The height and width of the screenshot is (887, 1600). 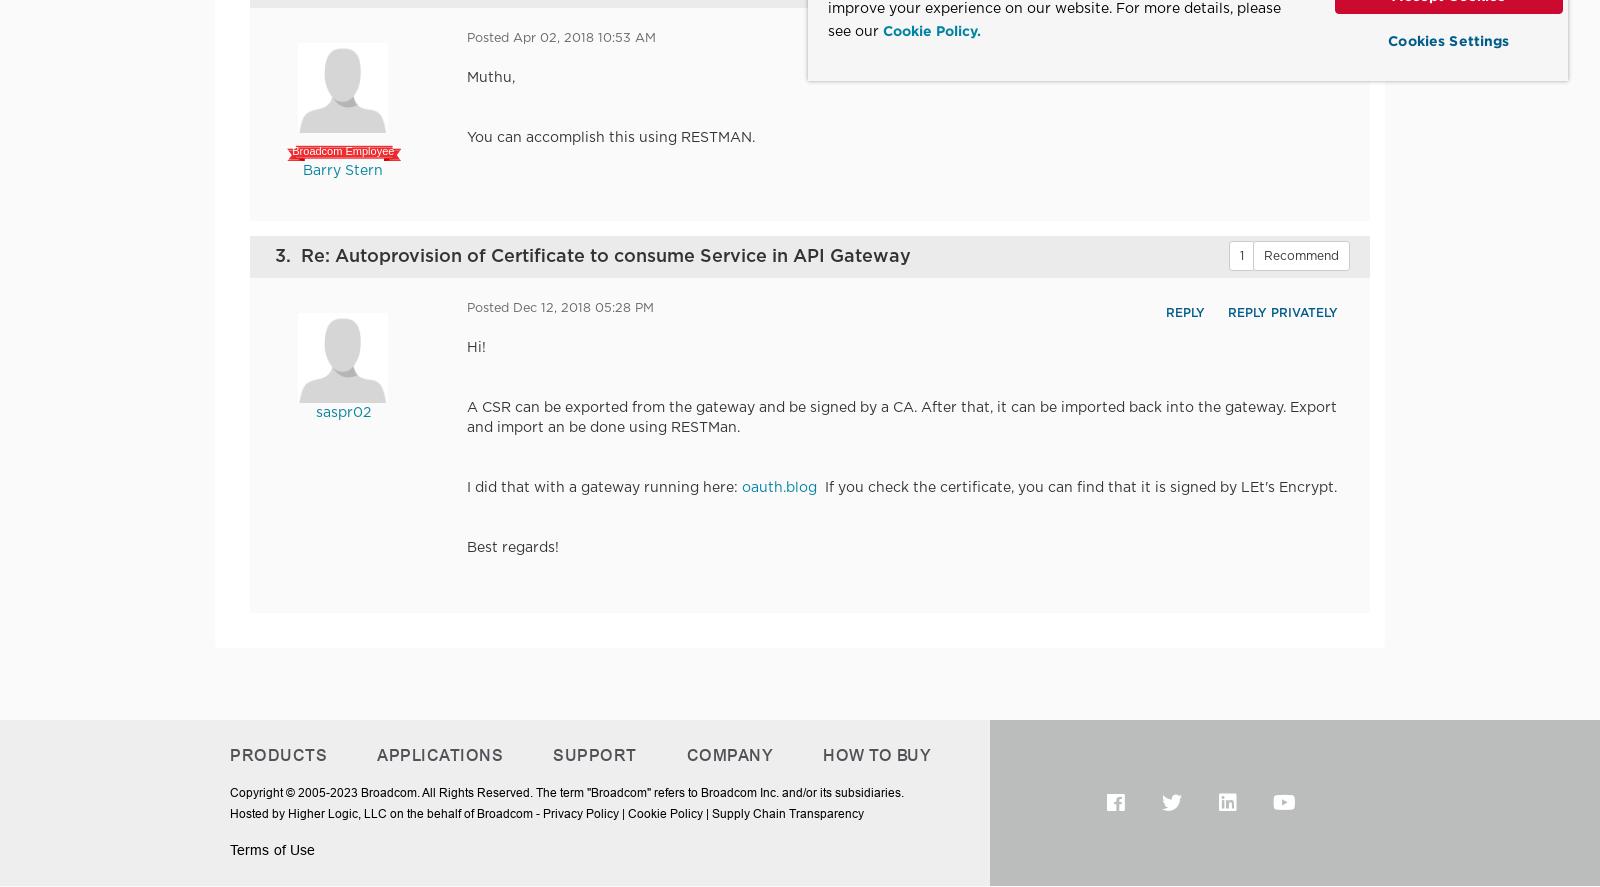 I want to click on 'Support', so click(x=593, y=754).